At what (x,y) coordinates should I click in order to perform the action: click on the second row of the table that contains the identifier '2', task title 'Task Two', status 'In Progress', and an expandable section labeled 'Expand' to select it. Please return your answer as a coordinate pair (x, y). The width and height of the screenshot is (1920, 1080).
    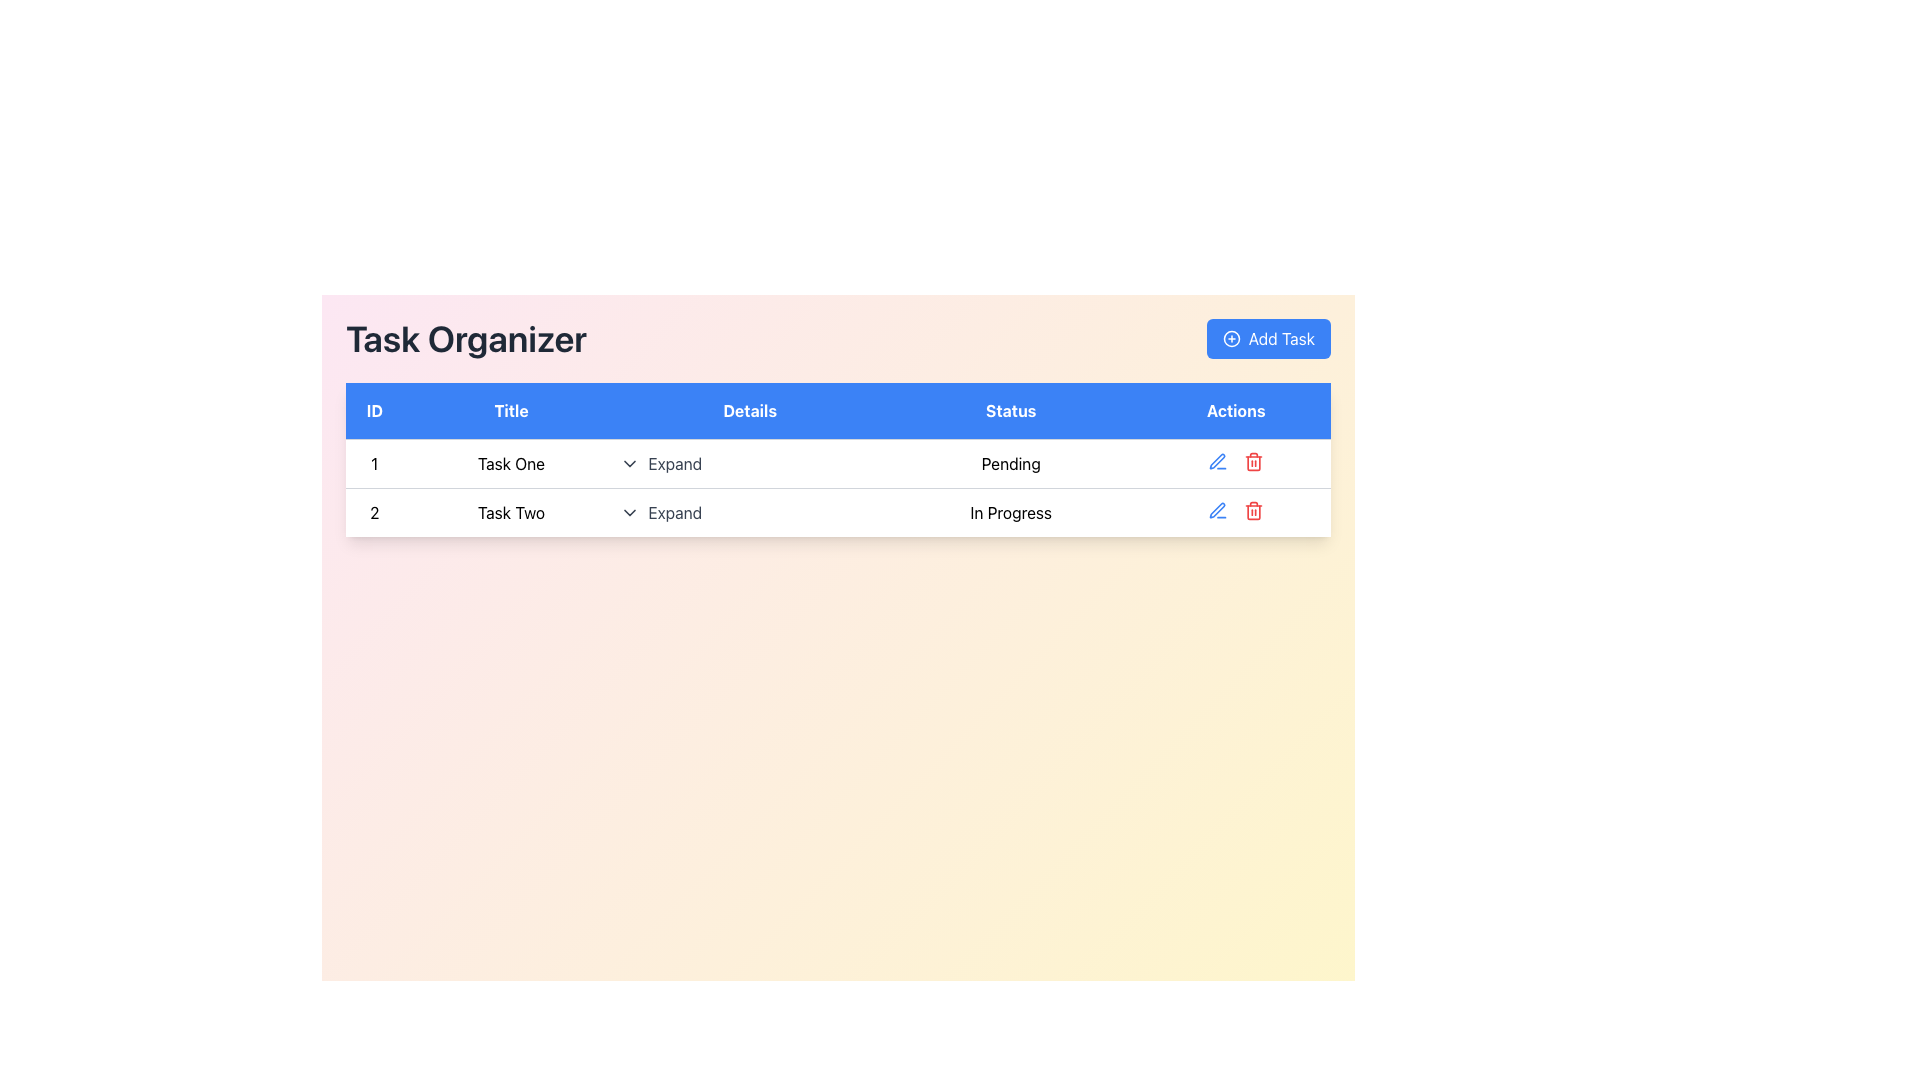
    Looking at the image, I should click on (838, 511).